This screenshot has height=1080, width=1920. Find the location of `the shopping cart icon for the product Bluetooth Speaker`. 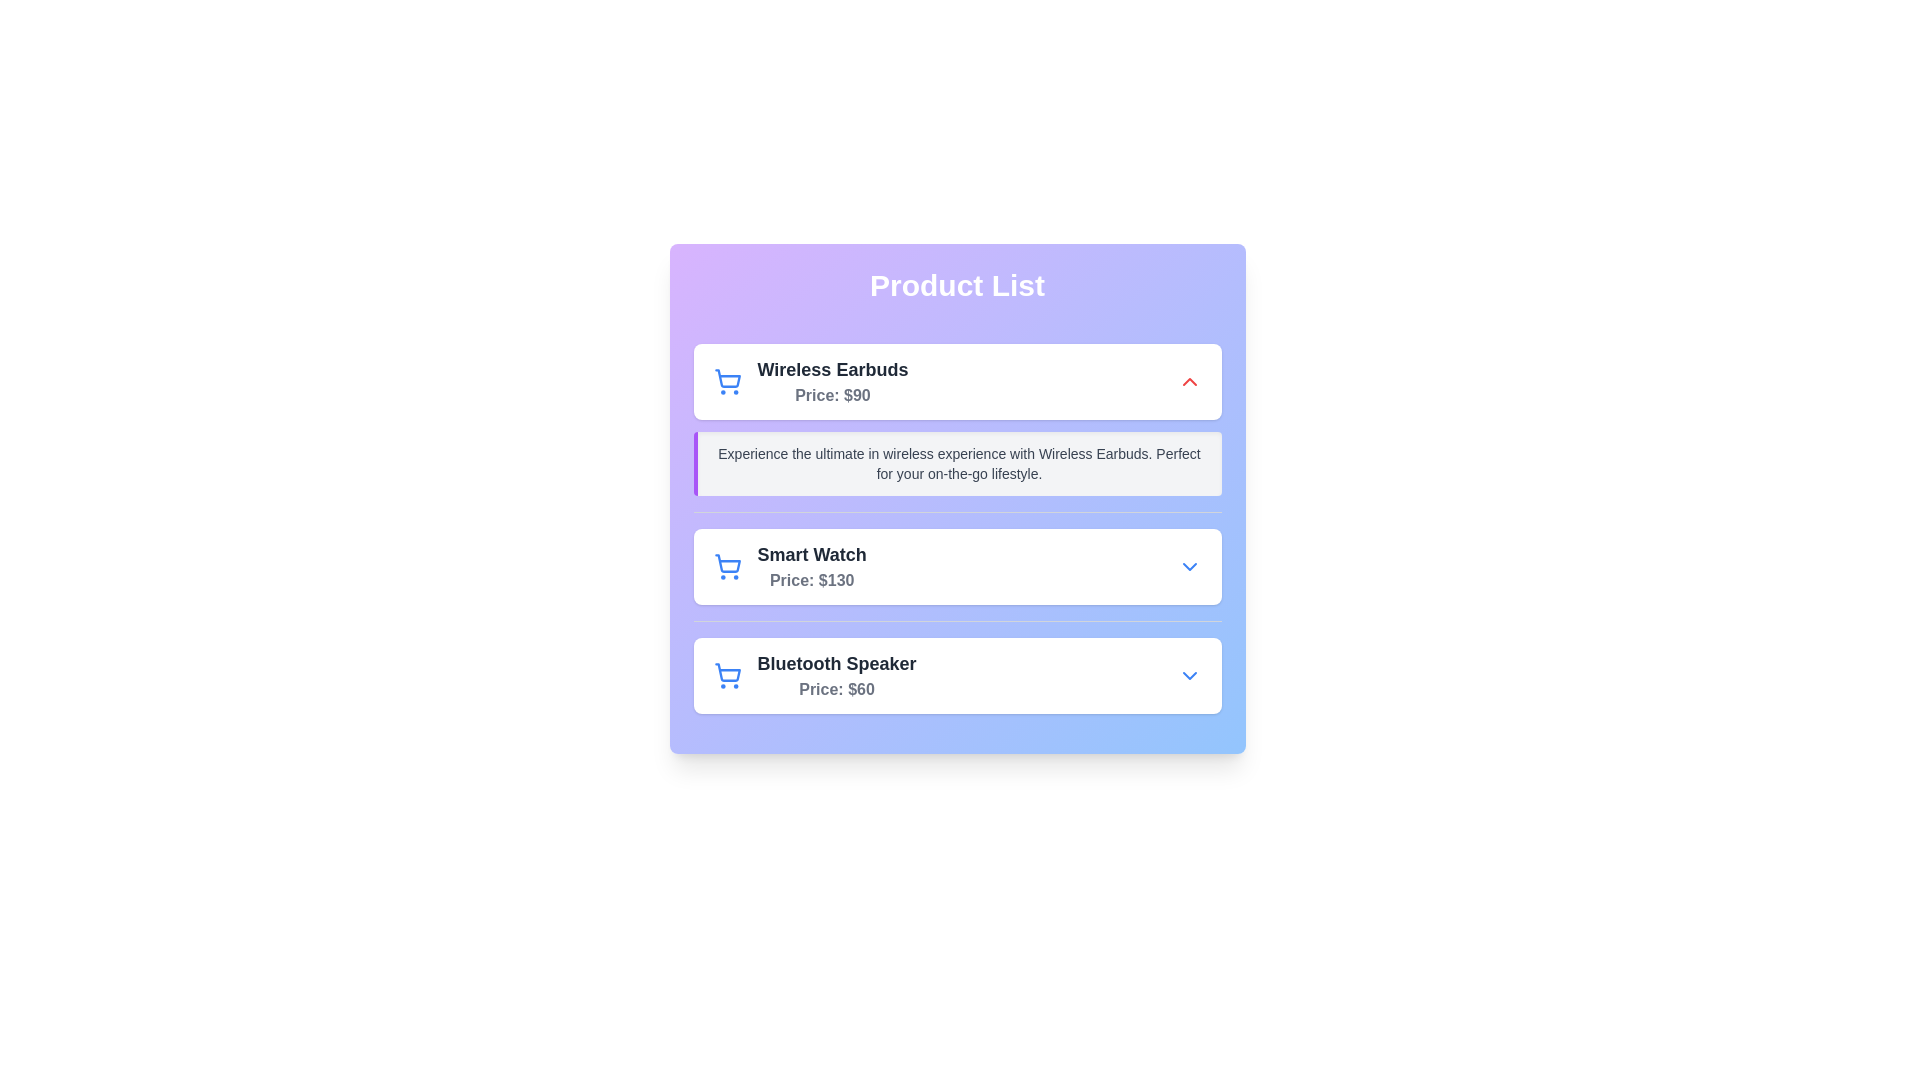

the shopping cart icon for the product Bluetooth Speaker is located at coordinates (726, 675).